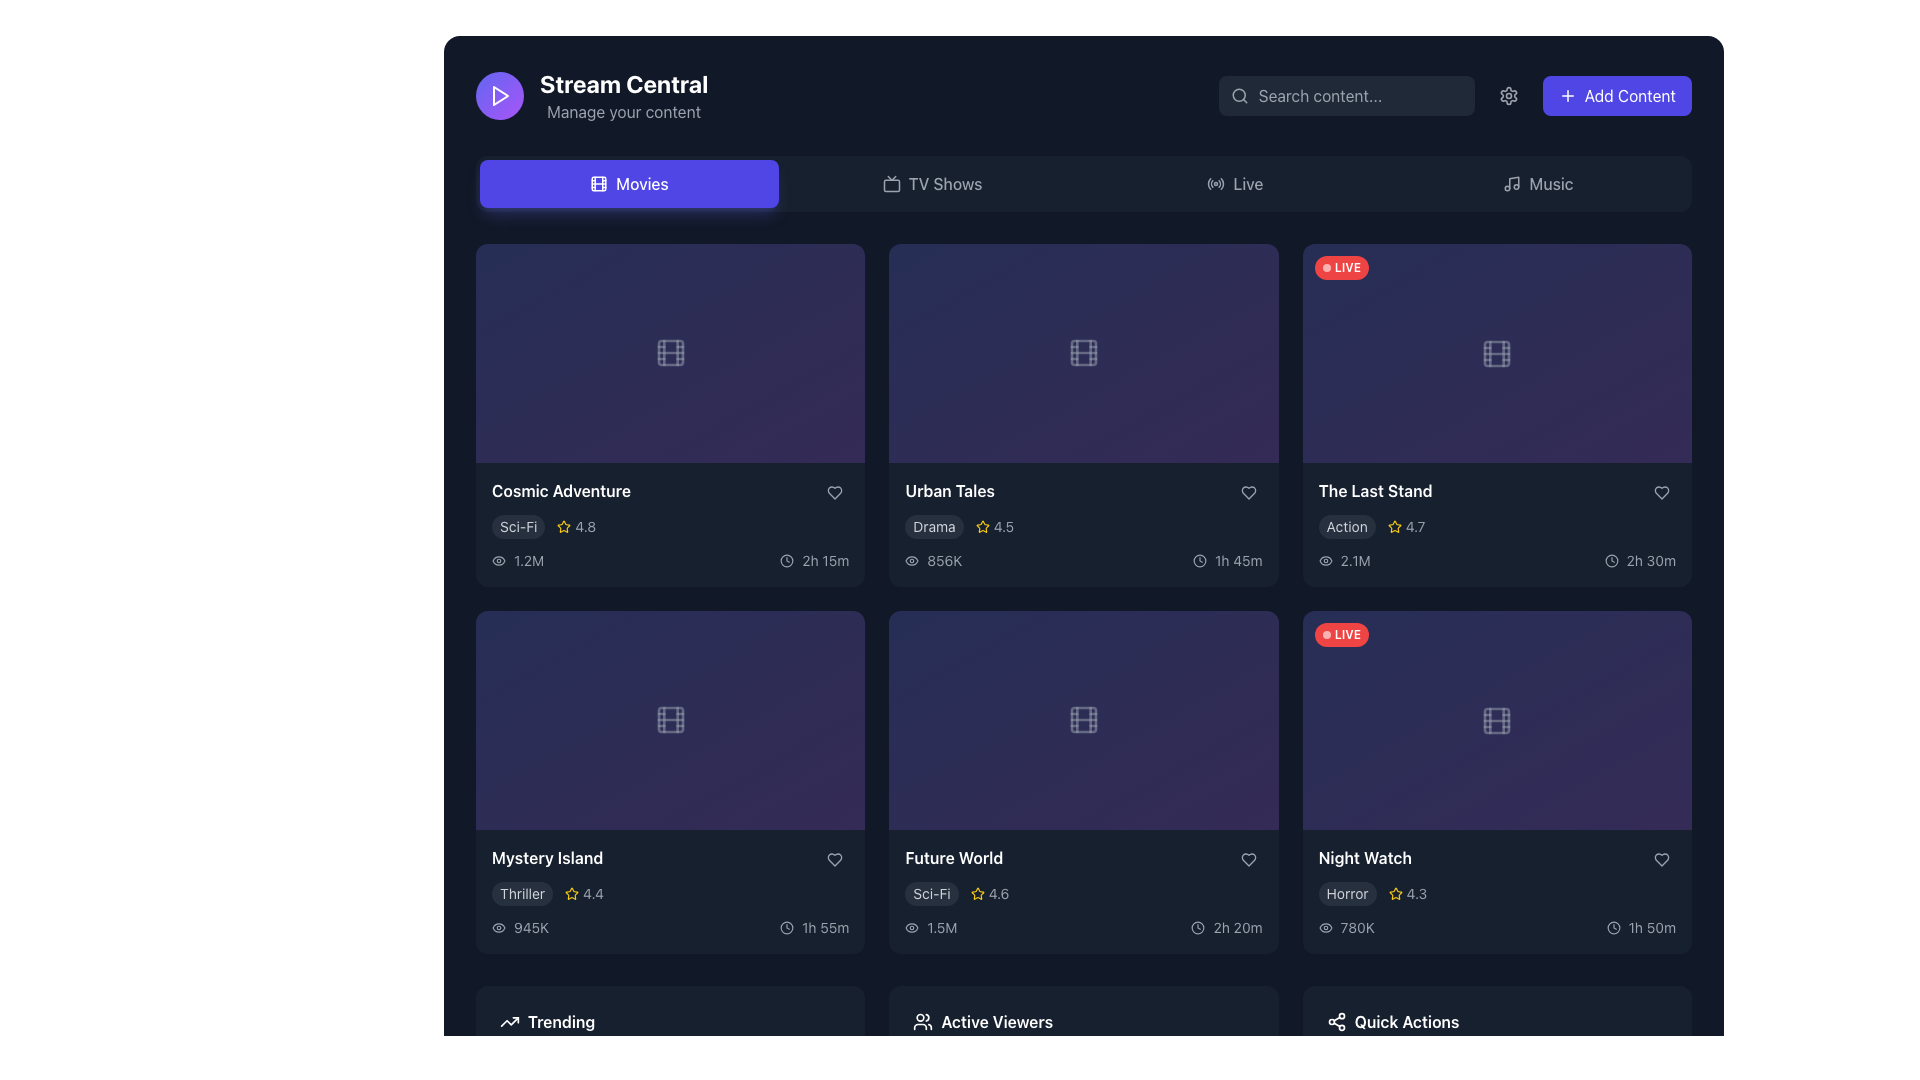 Image resolution: width=1920 pixels, height=1080 pixels. What do you see at coordinates (632, 797) in the screenshot?
I see `the 'Play' button located in the center of the preview card titled 'Mystery Island'` at bounding box center [632, 797].